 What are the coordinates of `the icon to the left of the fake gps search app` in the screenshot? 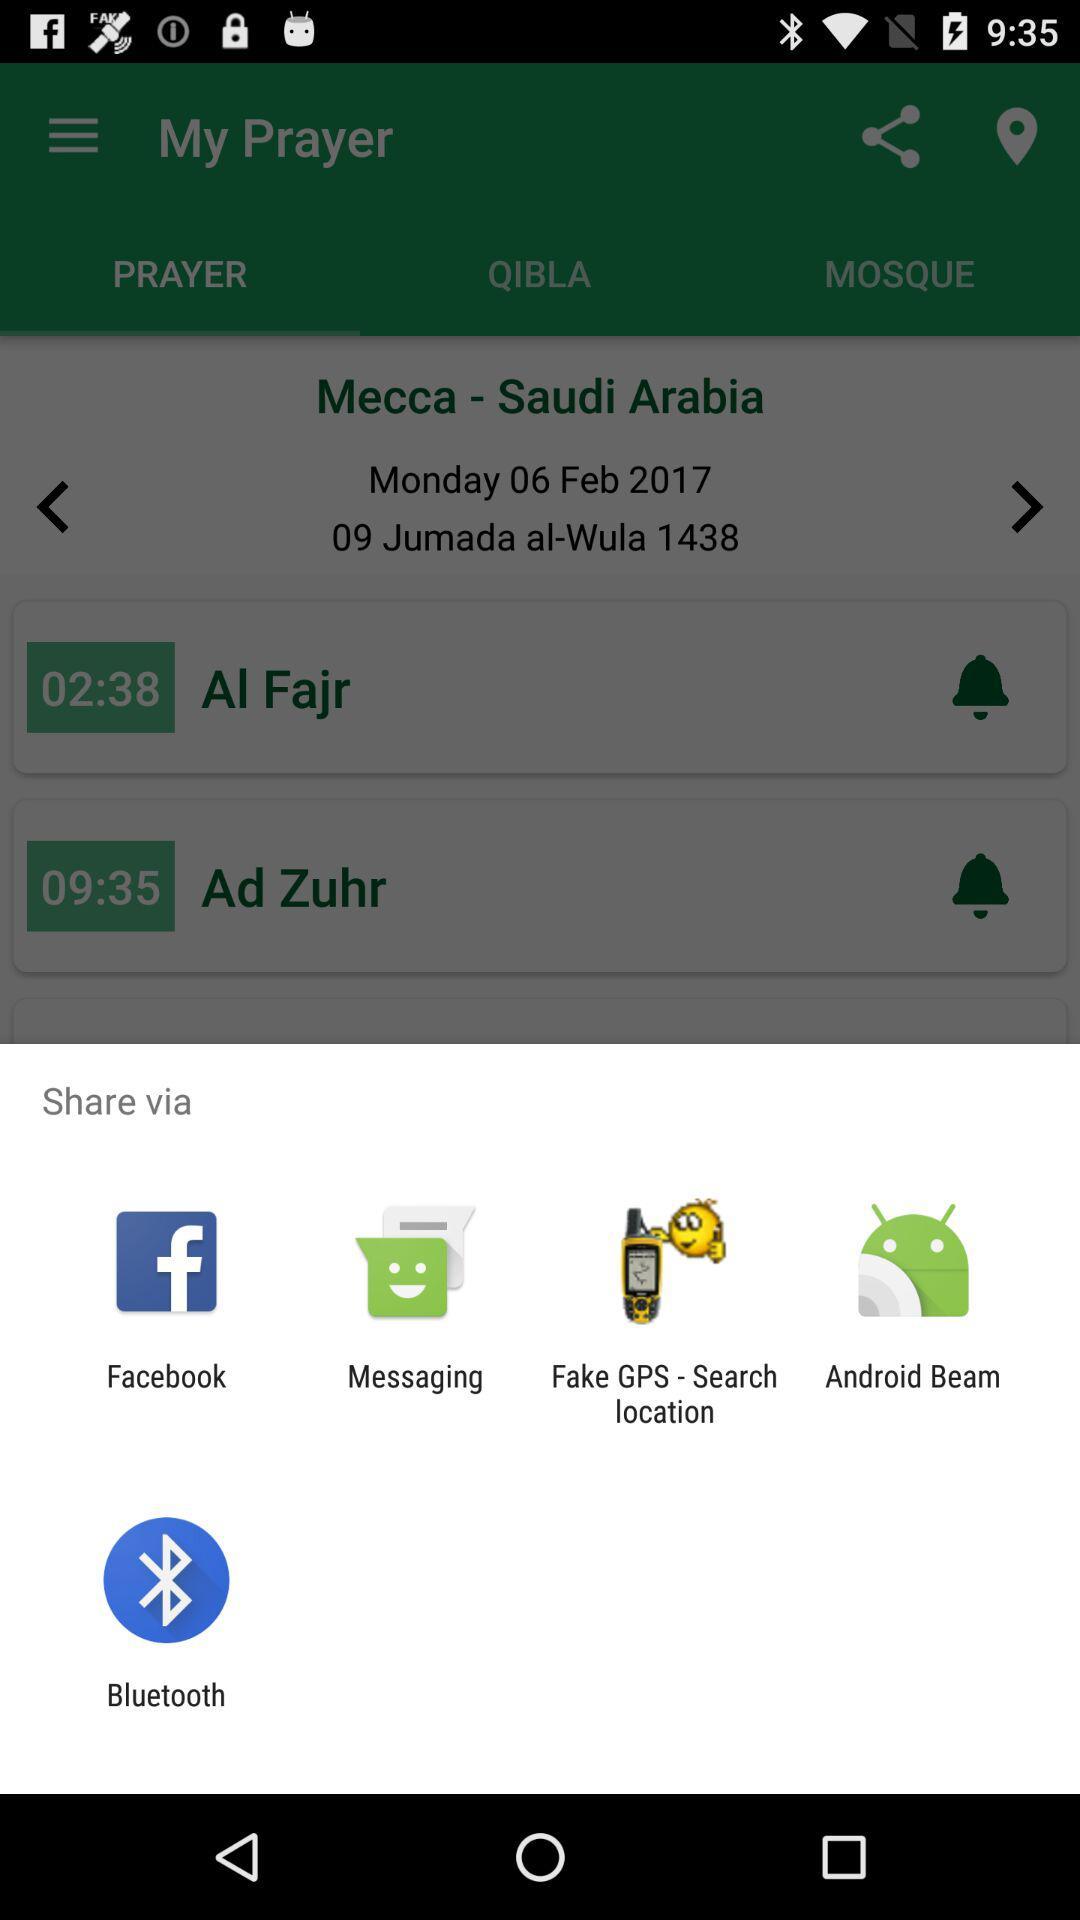 It's located at (414, 1392).